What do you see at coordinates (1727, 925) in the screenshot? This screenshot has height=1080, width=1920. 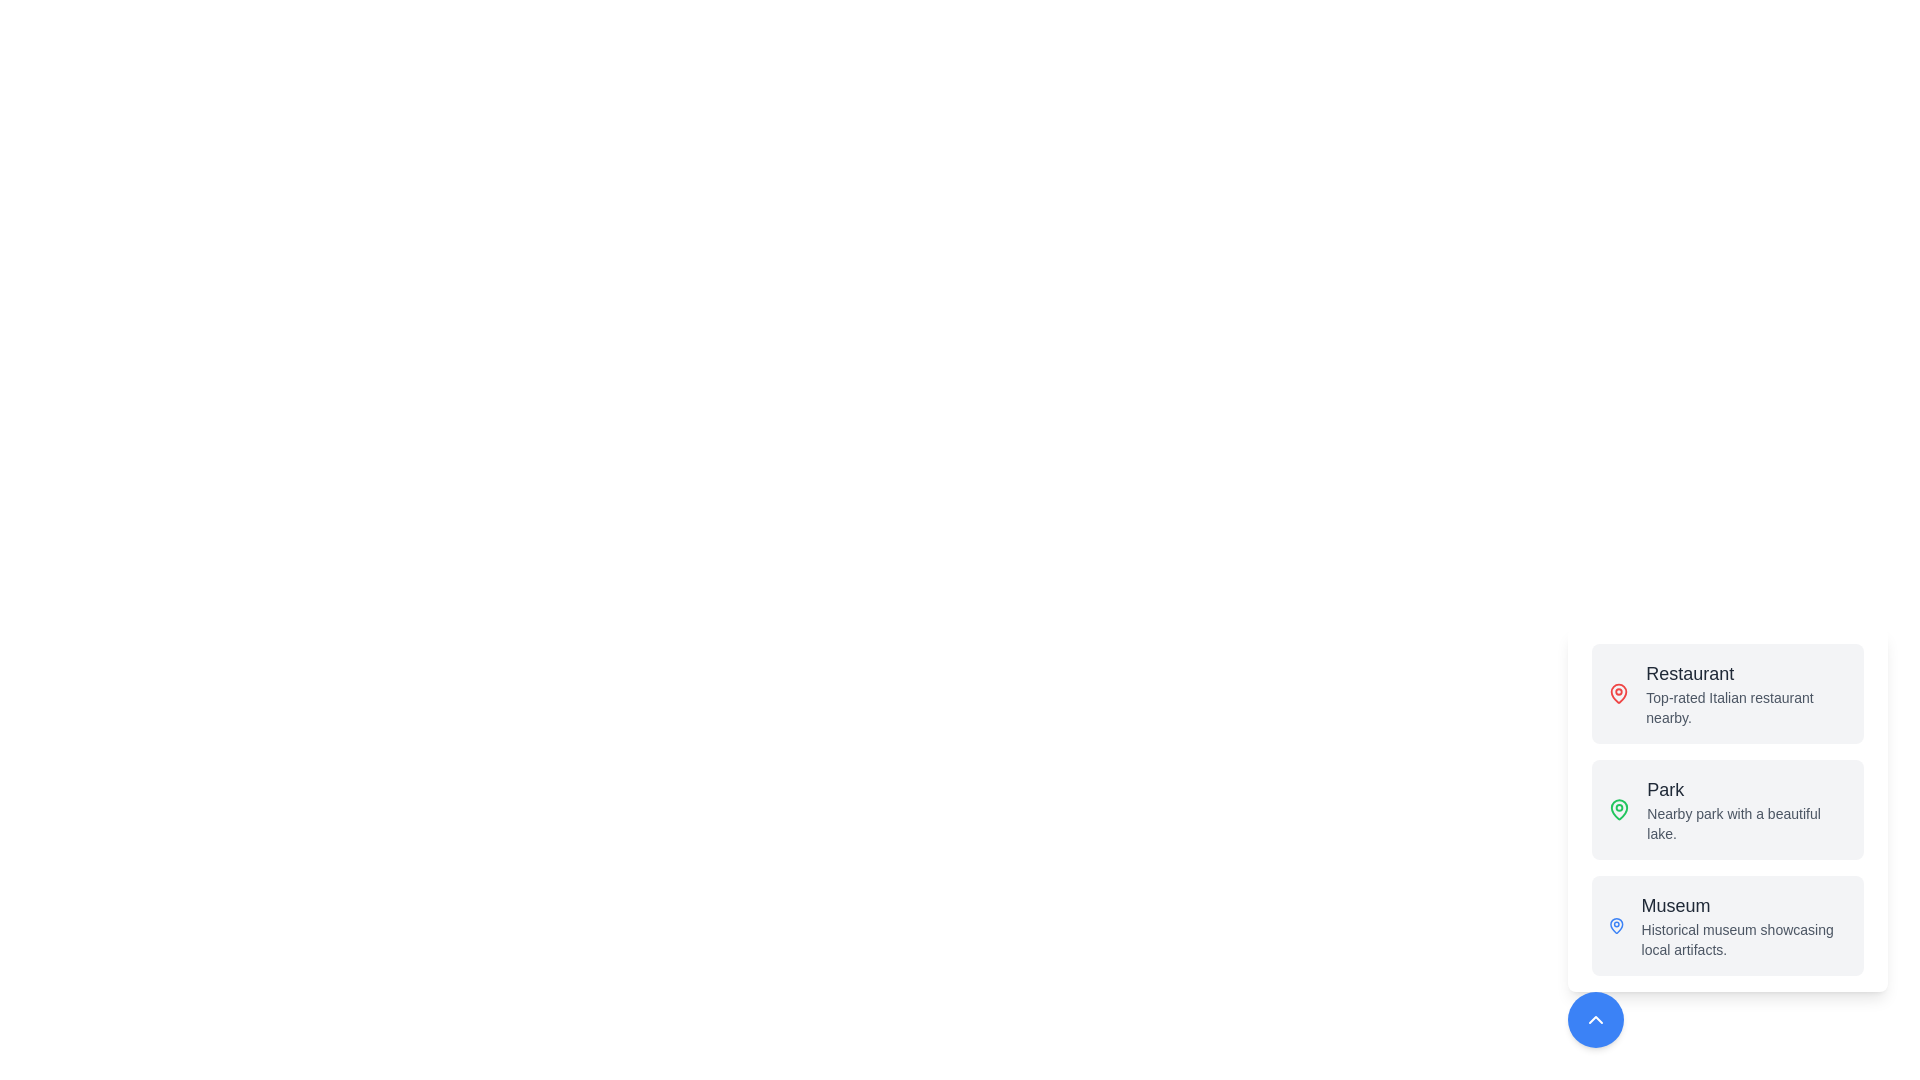 I see `the location button to trigger its action. The location can be specified as Museum` at bounding box center [1727, 925].